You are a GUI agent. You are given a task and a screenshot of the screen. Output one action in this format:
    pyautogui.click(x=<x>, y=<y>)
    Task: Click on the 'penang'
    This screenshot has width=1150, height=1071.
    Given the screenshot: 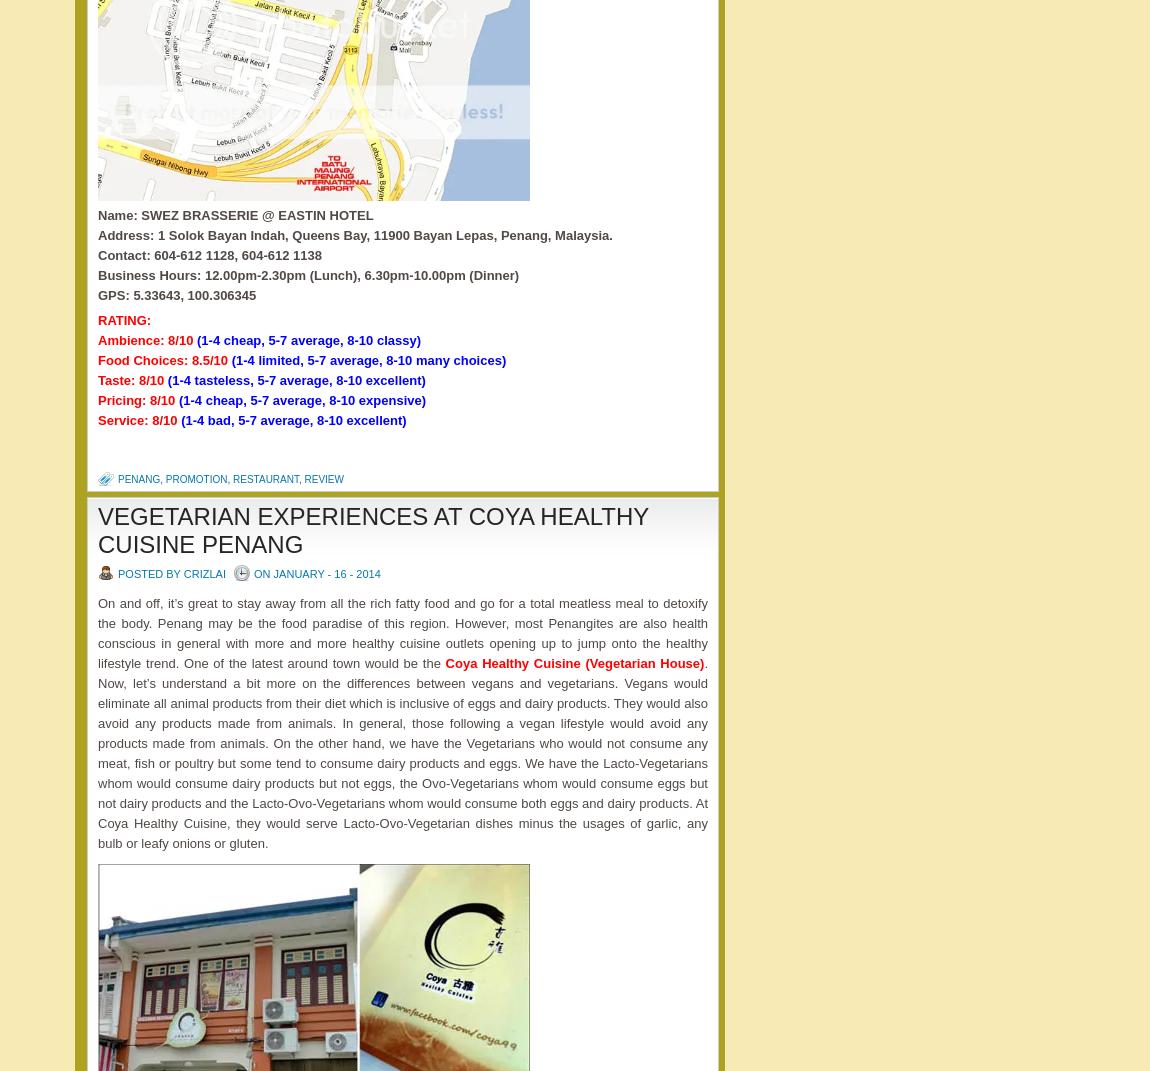 What is the action you would take?
    pyautogui.click(x=138, y=478)
    